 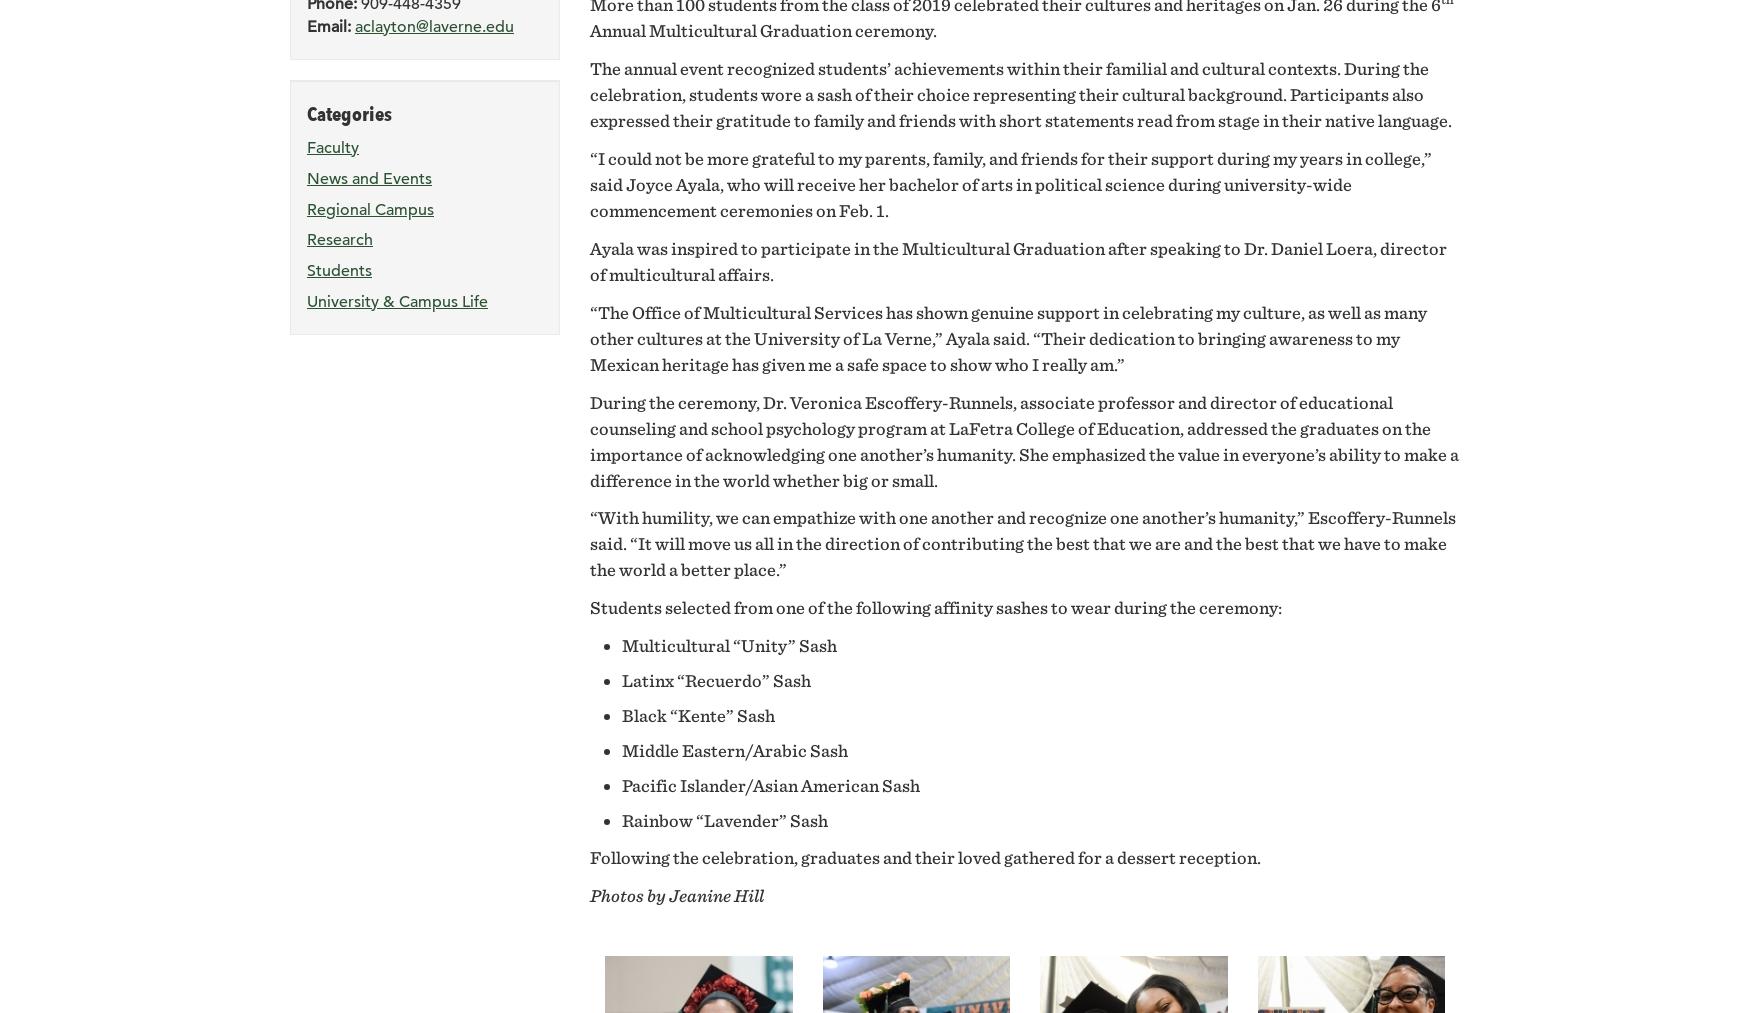 What do you see at coordinates (621, 750) in the screenshot?
I see `'Middle Eastern/Arabic Sash'` at bounding box center [621, 750].